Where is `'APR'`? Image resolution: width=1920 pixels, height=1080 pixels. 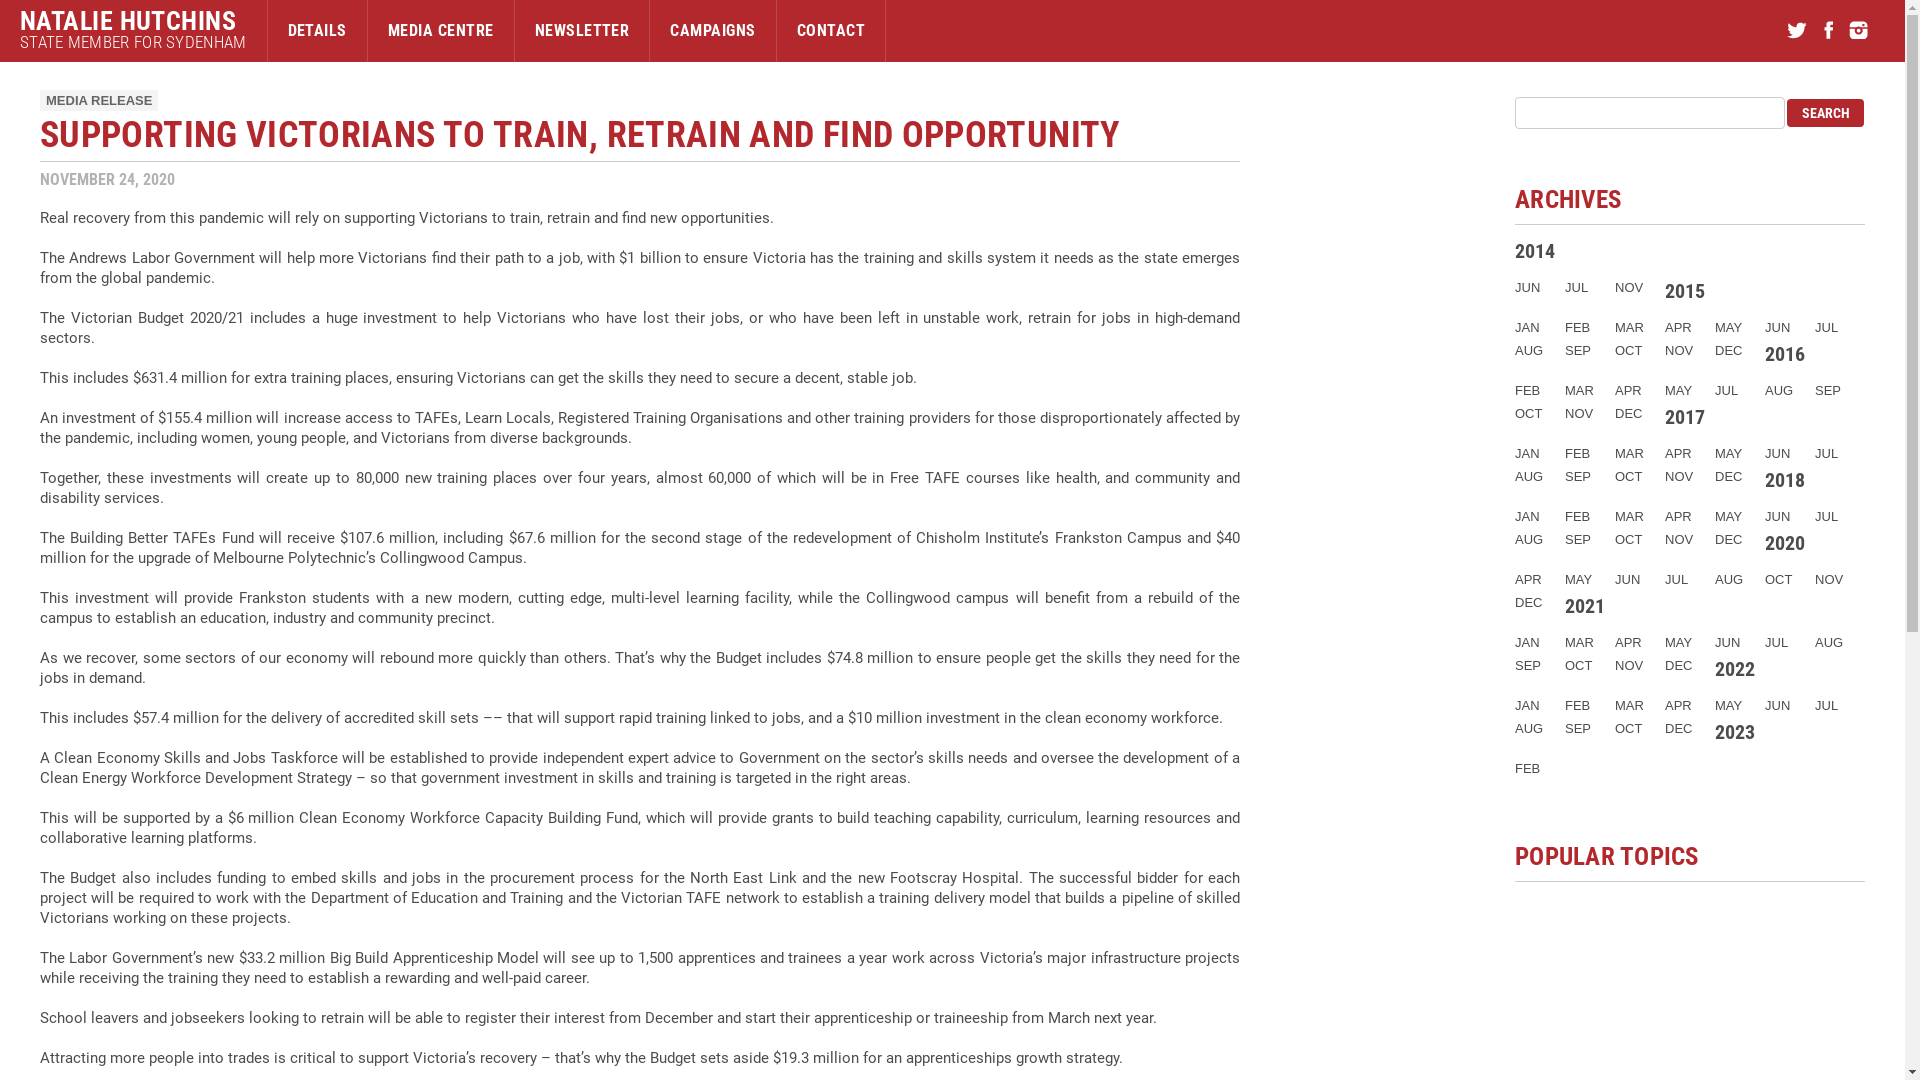
'APR' is located at coordinates (1678, 326).